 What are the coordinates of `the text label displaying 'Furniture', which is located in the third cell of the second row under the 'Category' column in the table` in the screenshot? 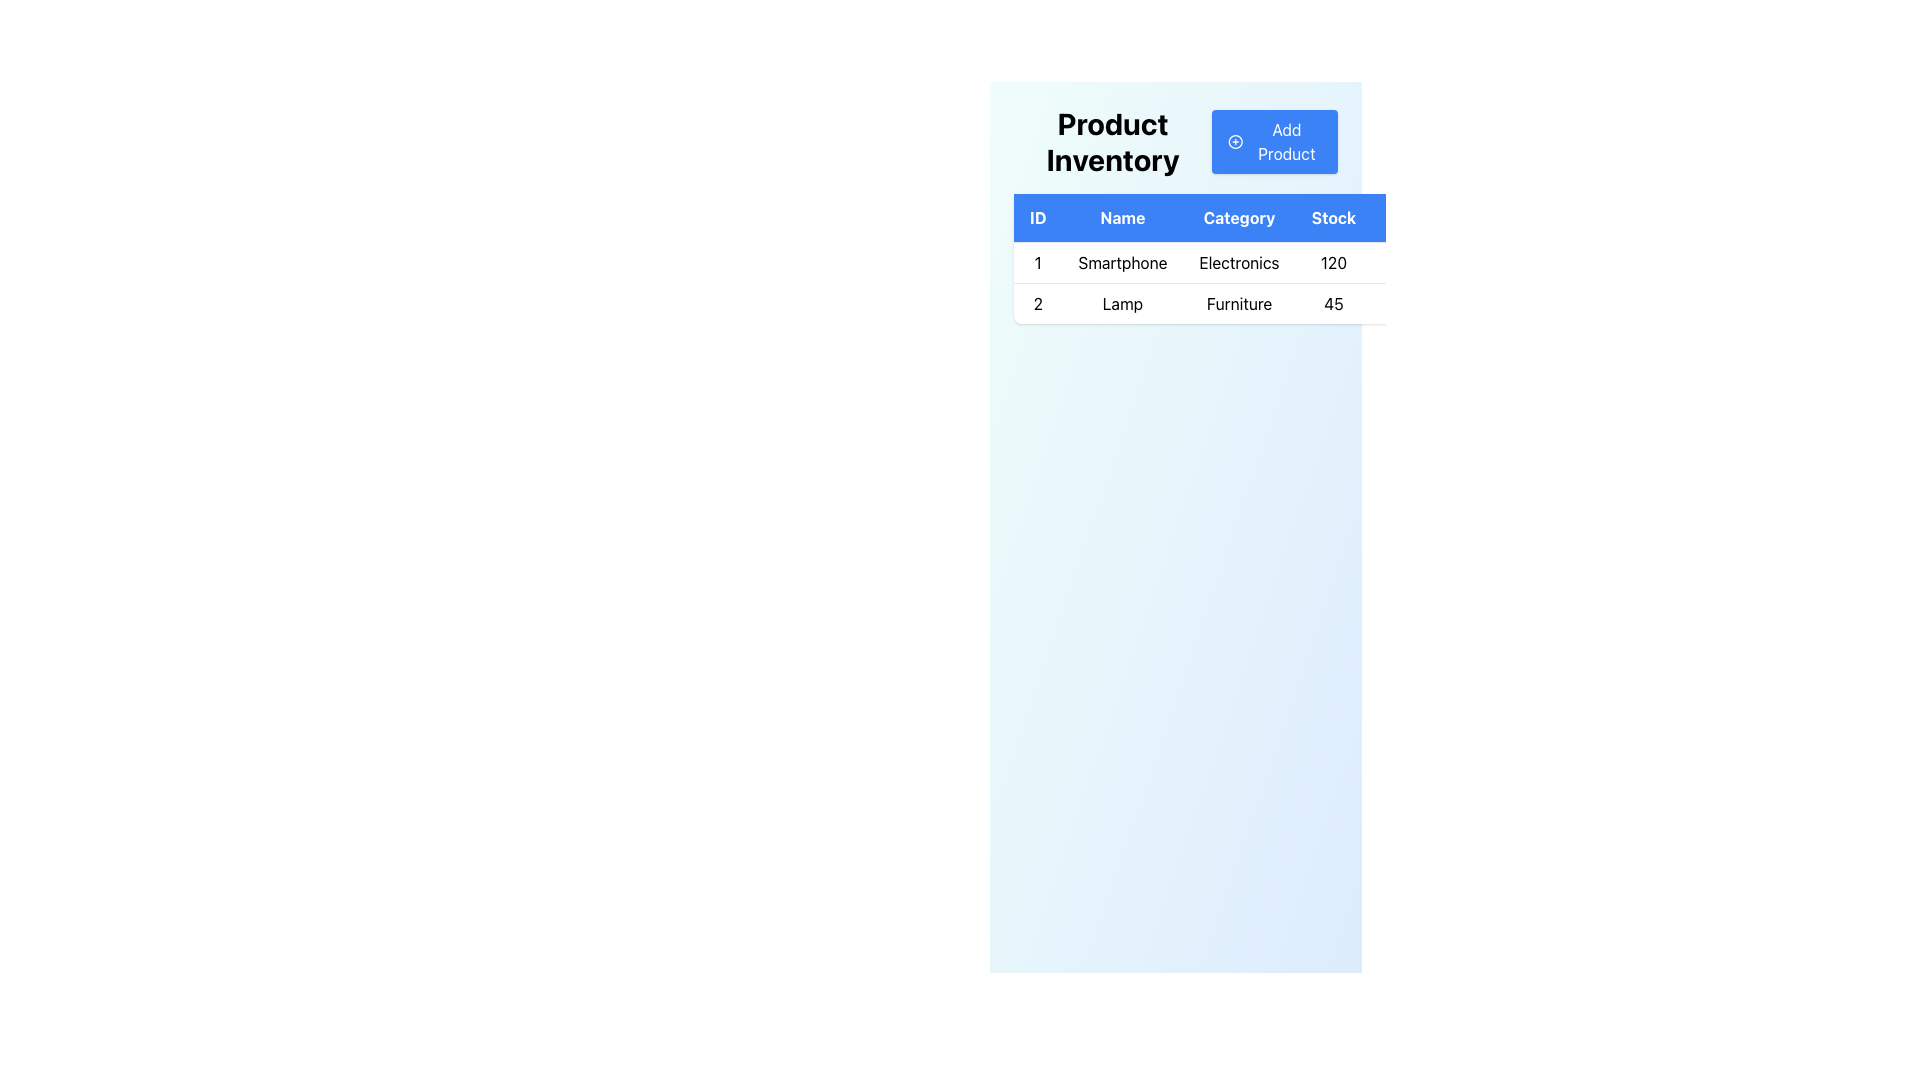 It's located at (1238, 303).